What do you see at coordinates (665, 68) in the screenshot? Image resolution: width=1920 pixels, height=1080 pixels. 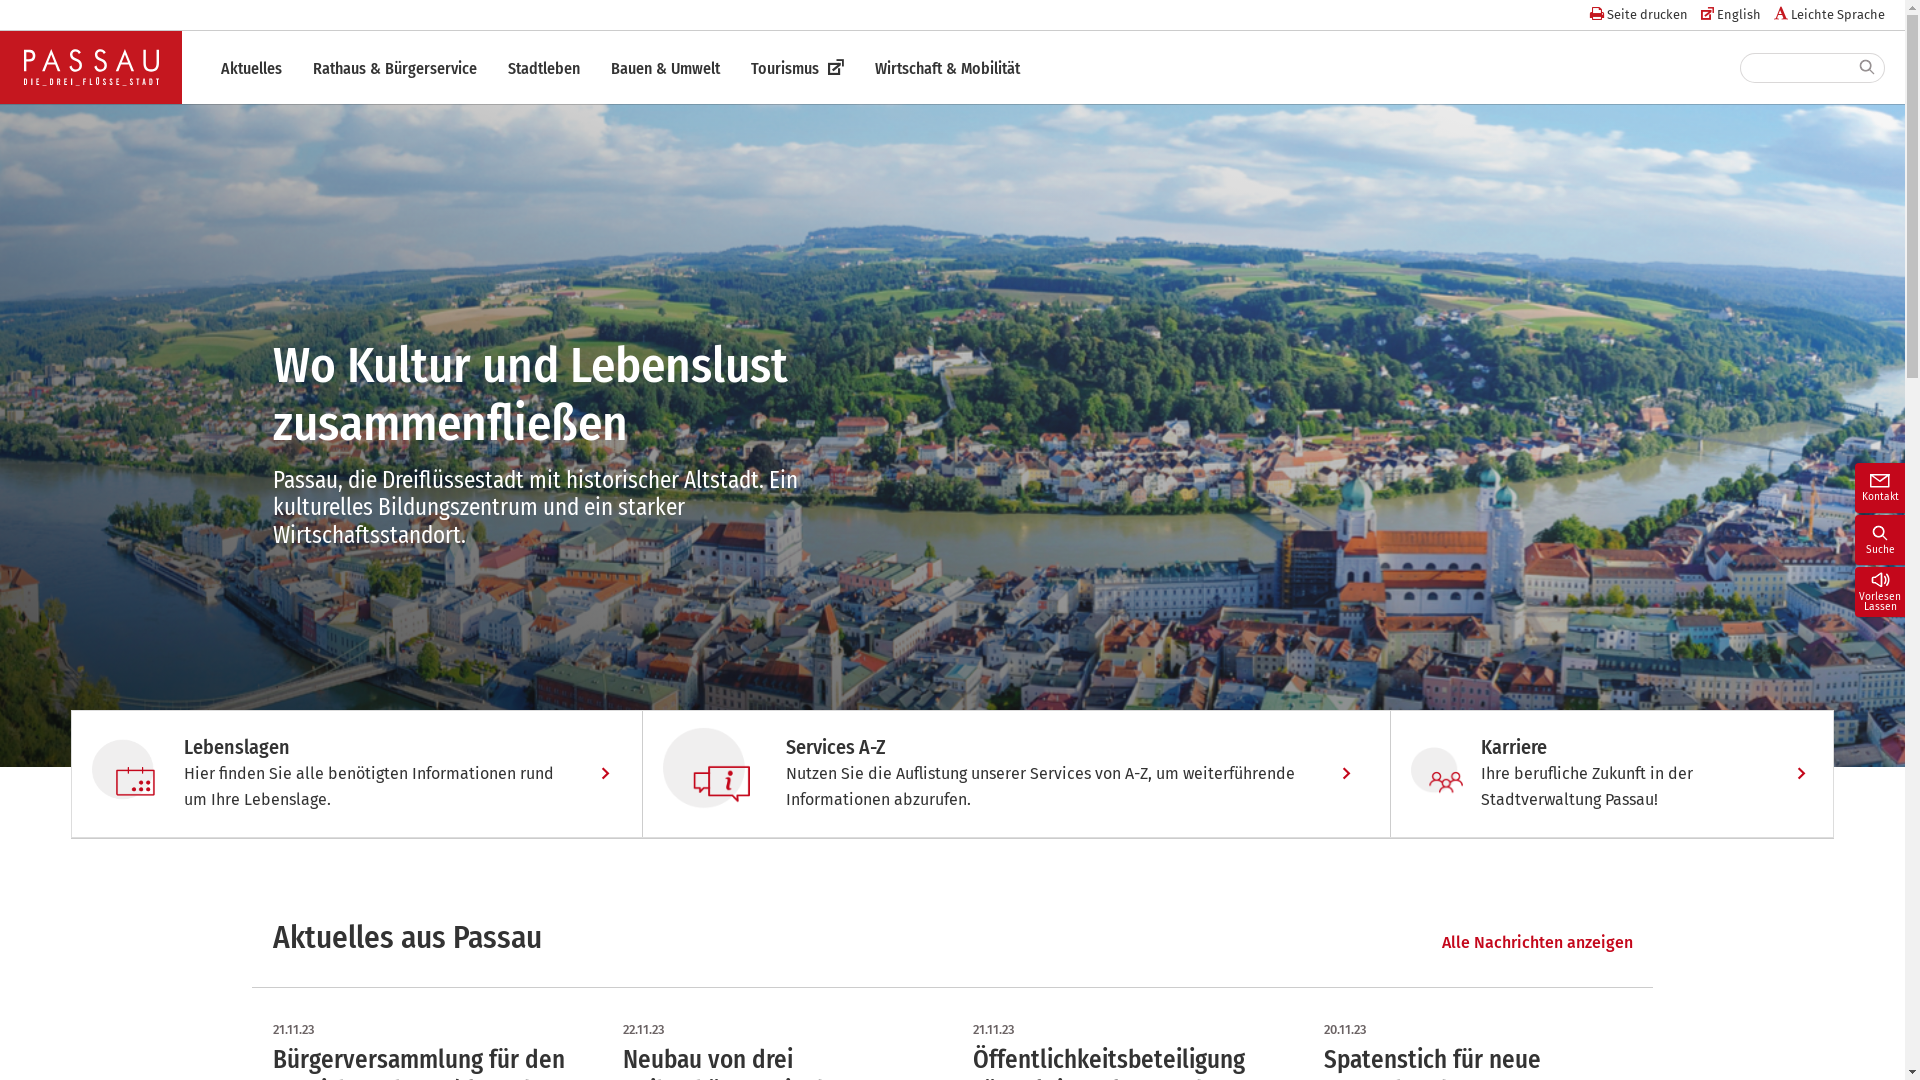 I see `'Bauen & Umwelt'` at bounding box center [665, 68].